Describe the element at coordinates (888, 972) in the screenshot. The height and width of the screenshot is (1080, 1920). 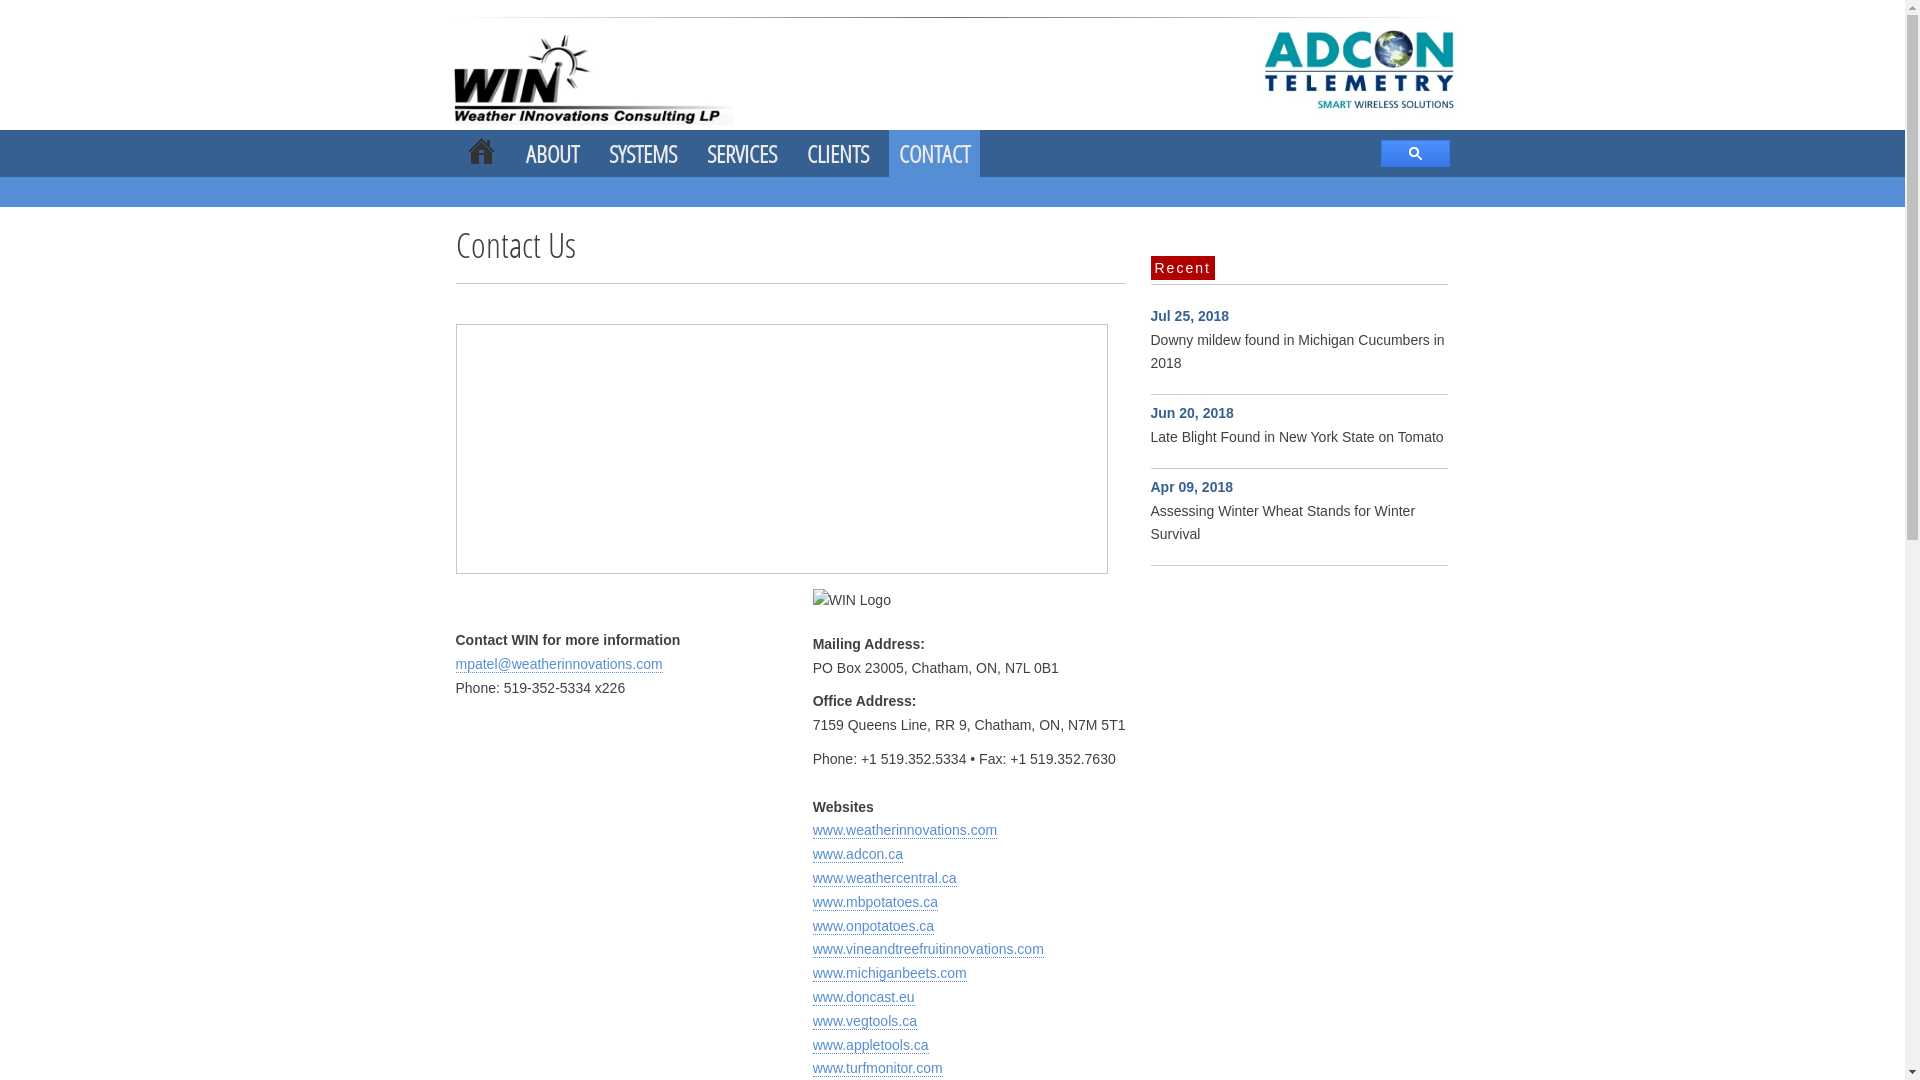
I see `'www.michiganbeets.com'` at that location.